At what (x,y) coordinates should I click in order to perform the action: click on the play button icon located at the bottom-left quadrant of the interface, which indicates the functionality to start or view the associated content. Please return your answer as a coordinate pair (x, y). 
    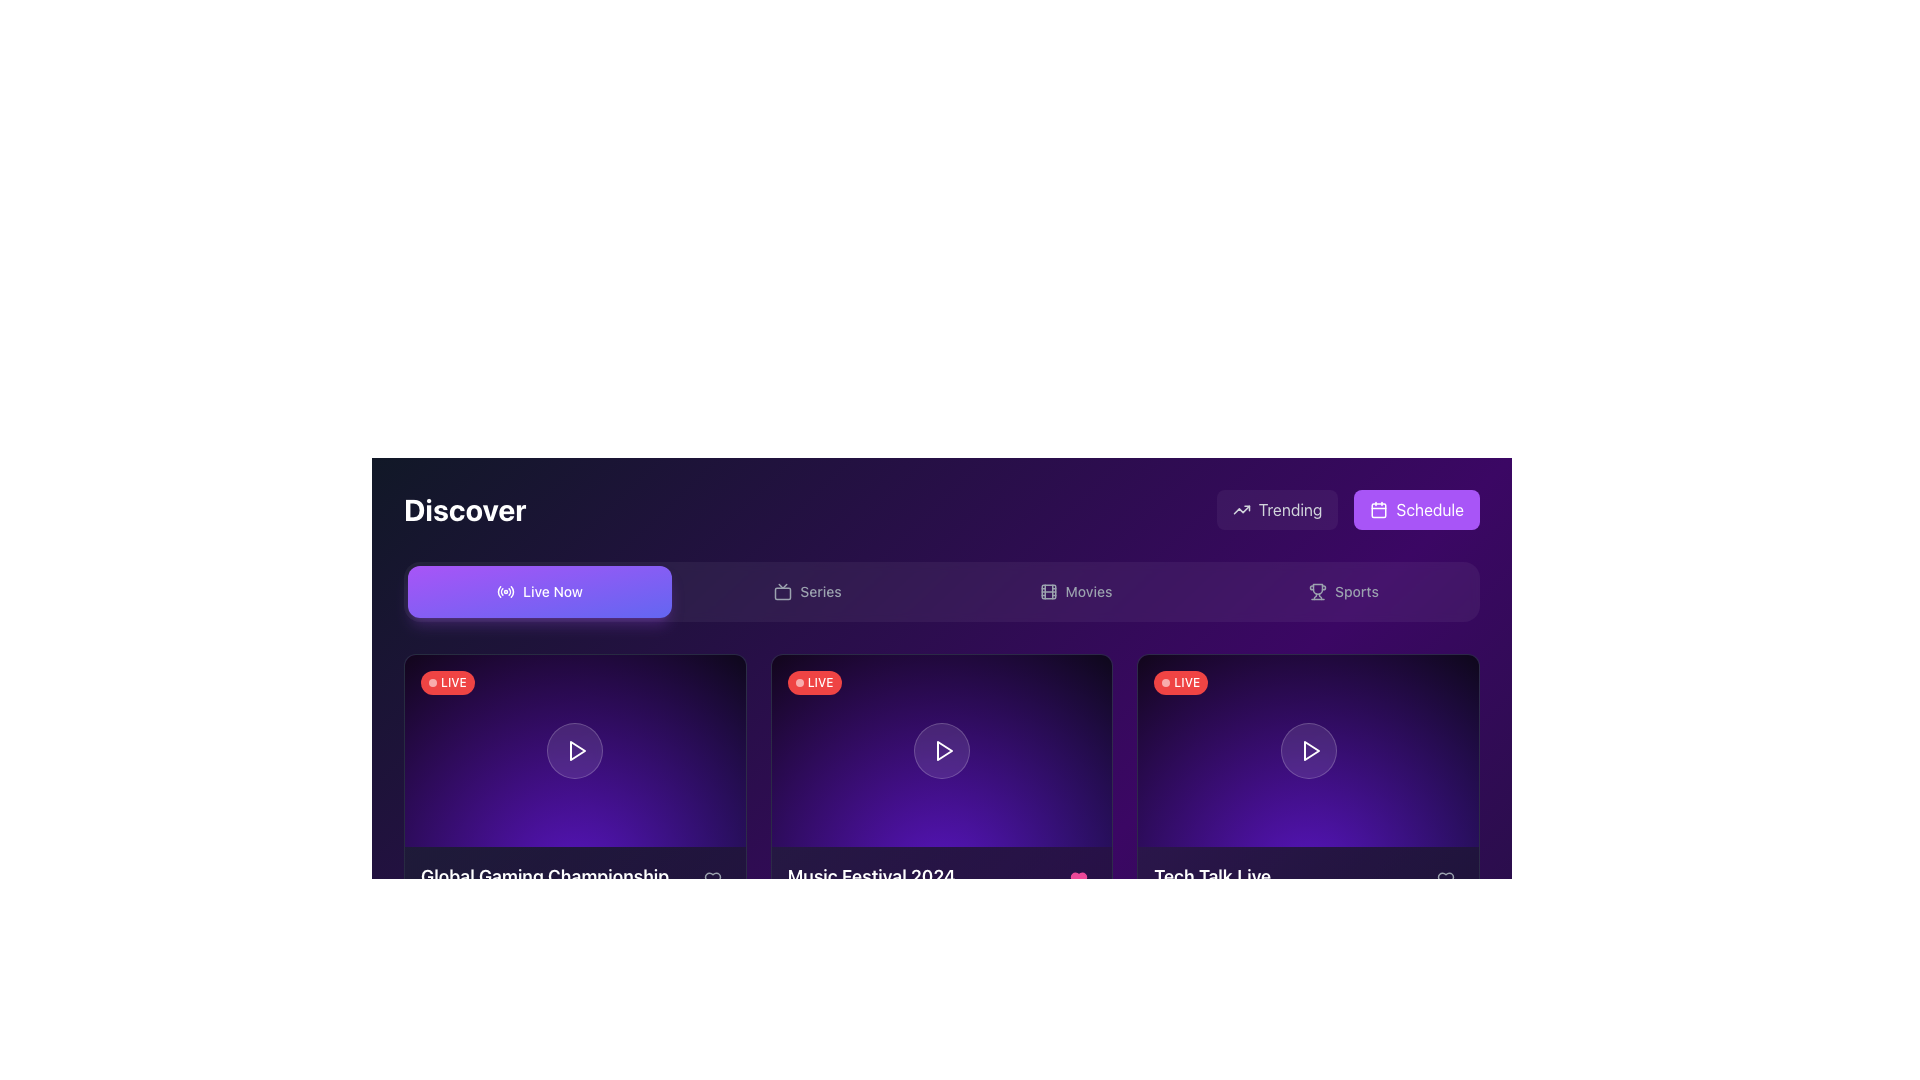
    Looking at the image, I should click on (577, 750).